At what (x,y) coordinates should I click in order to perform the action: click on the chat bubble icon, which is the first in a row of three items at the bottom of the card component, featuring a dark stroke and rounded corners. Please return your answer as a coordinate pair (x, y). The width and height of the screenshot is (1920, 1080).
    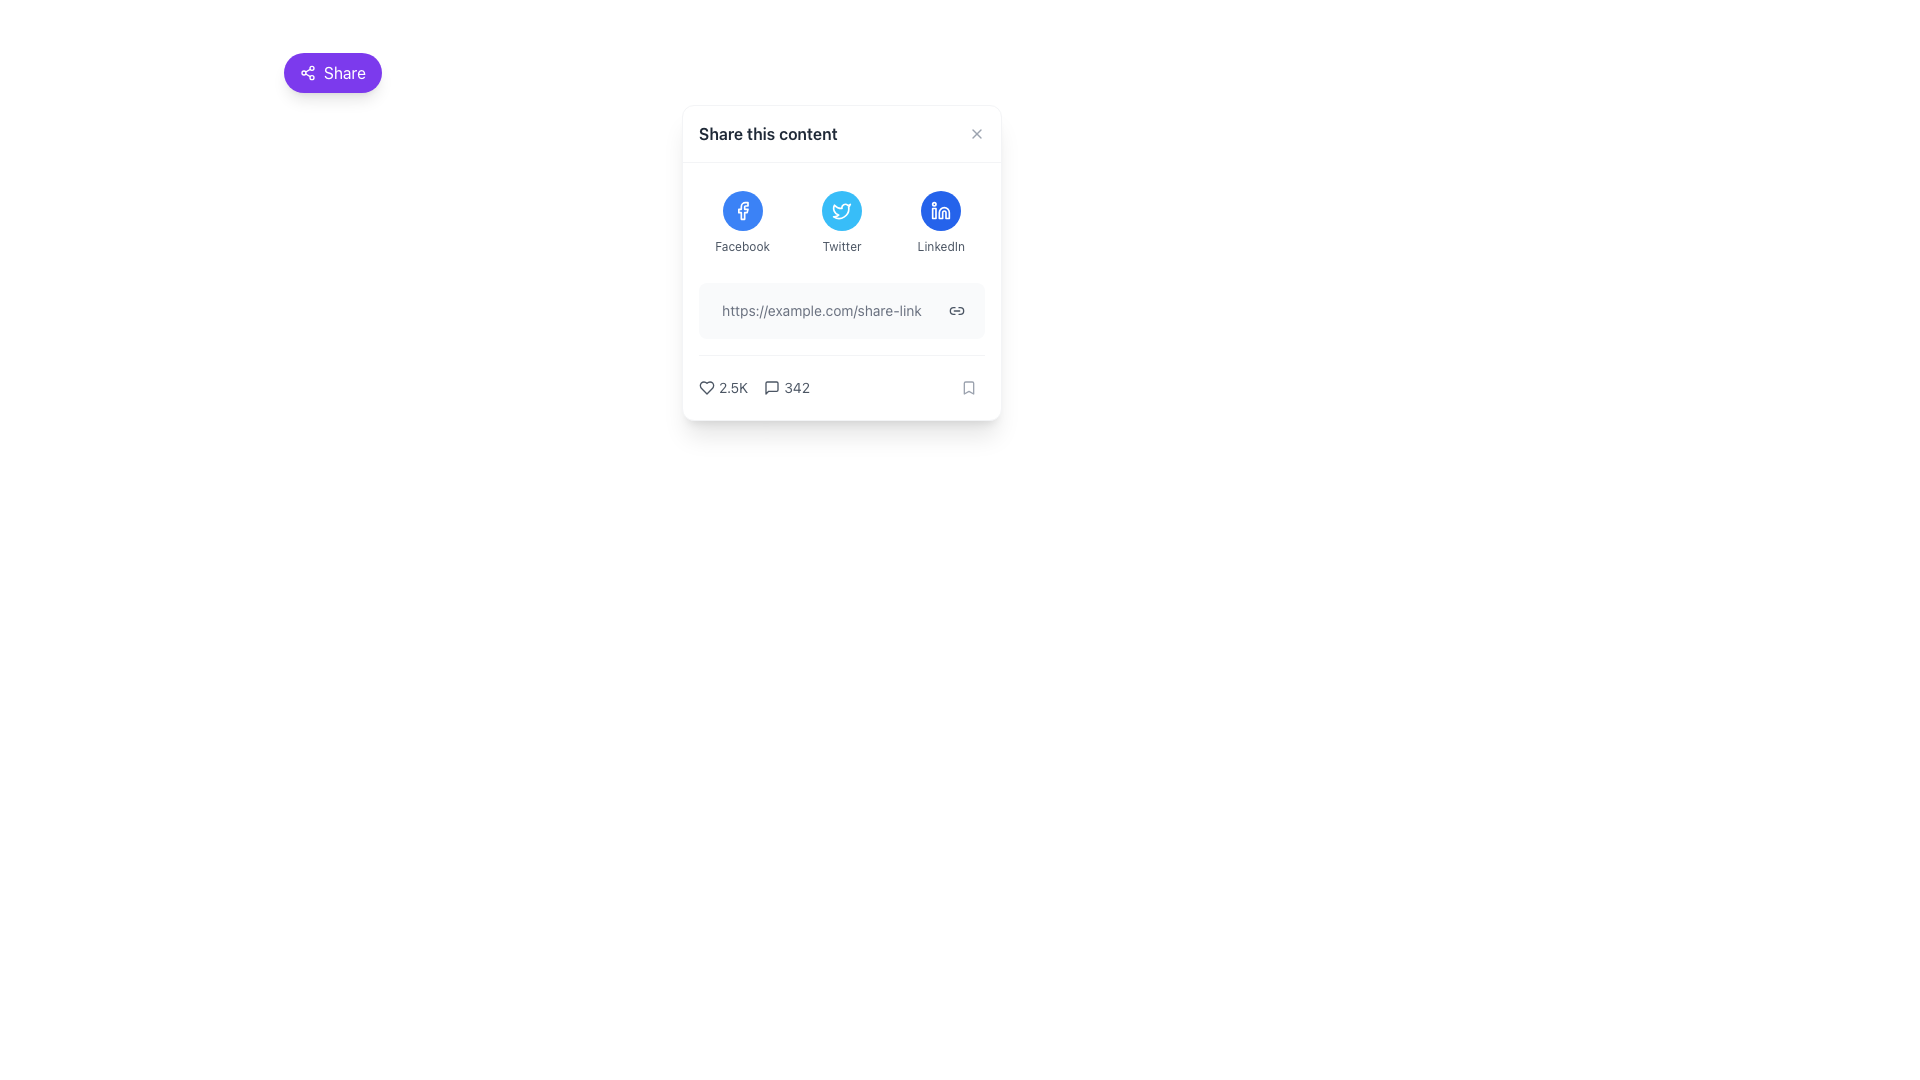
    Looking at the image, I should click on (771, 388).